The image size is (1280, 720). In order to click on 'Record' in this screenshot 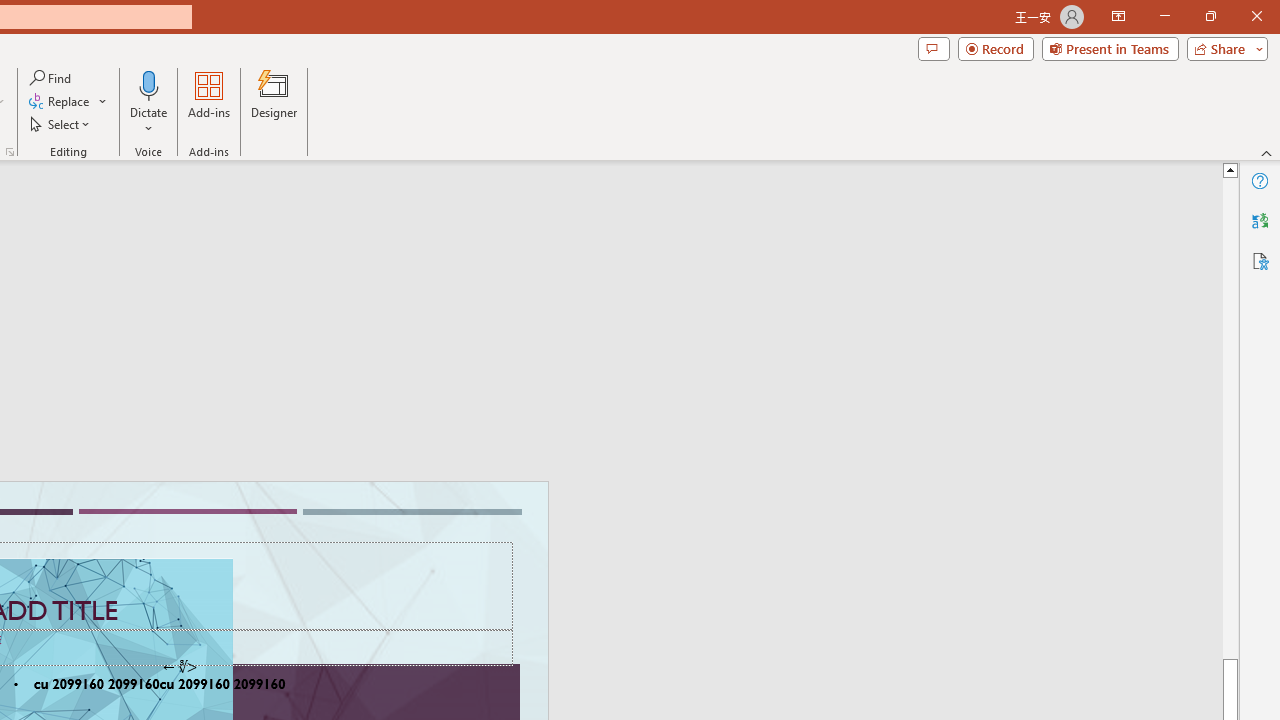, I will do `click(995, 47)`.